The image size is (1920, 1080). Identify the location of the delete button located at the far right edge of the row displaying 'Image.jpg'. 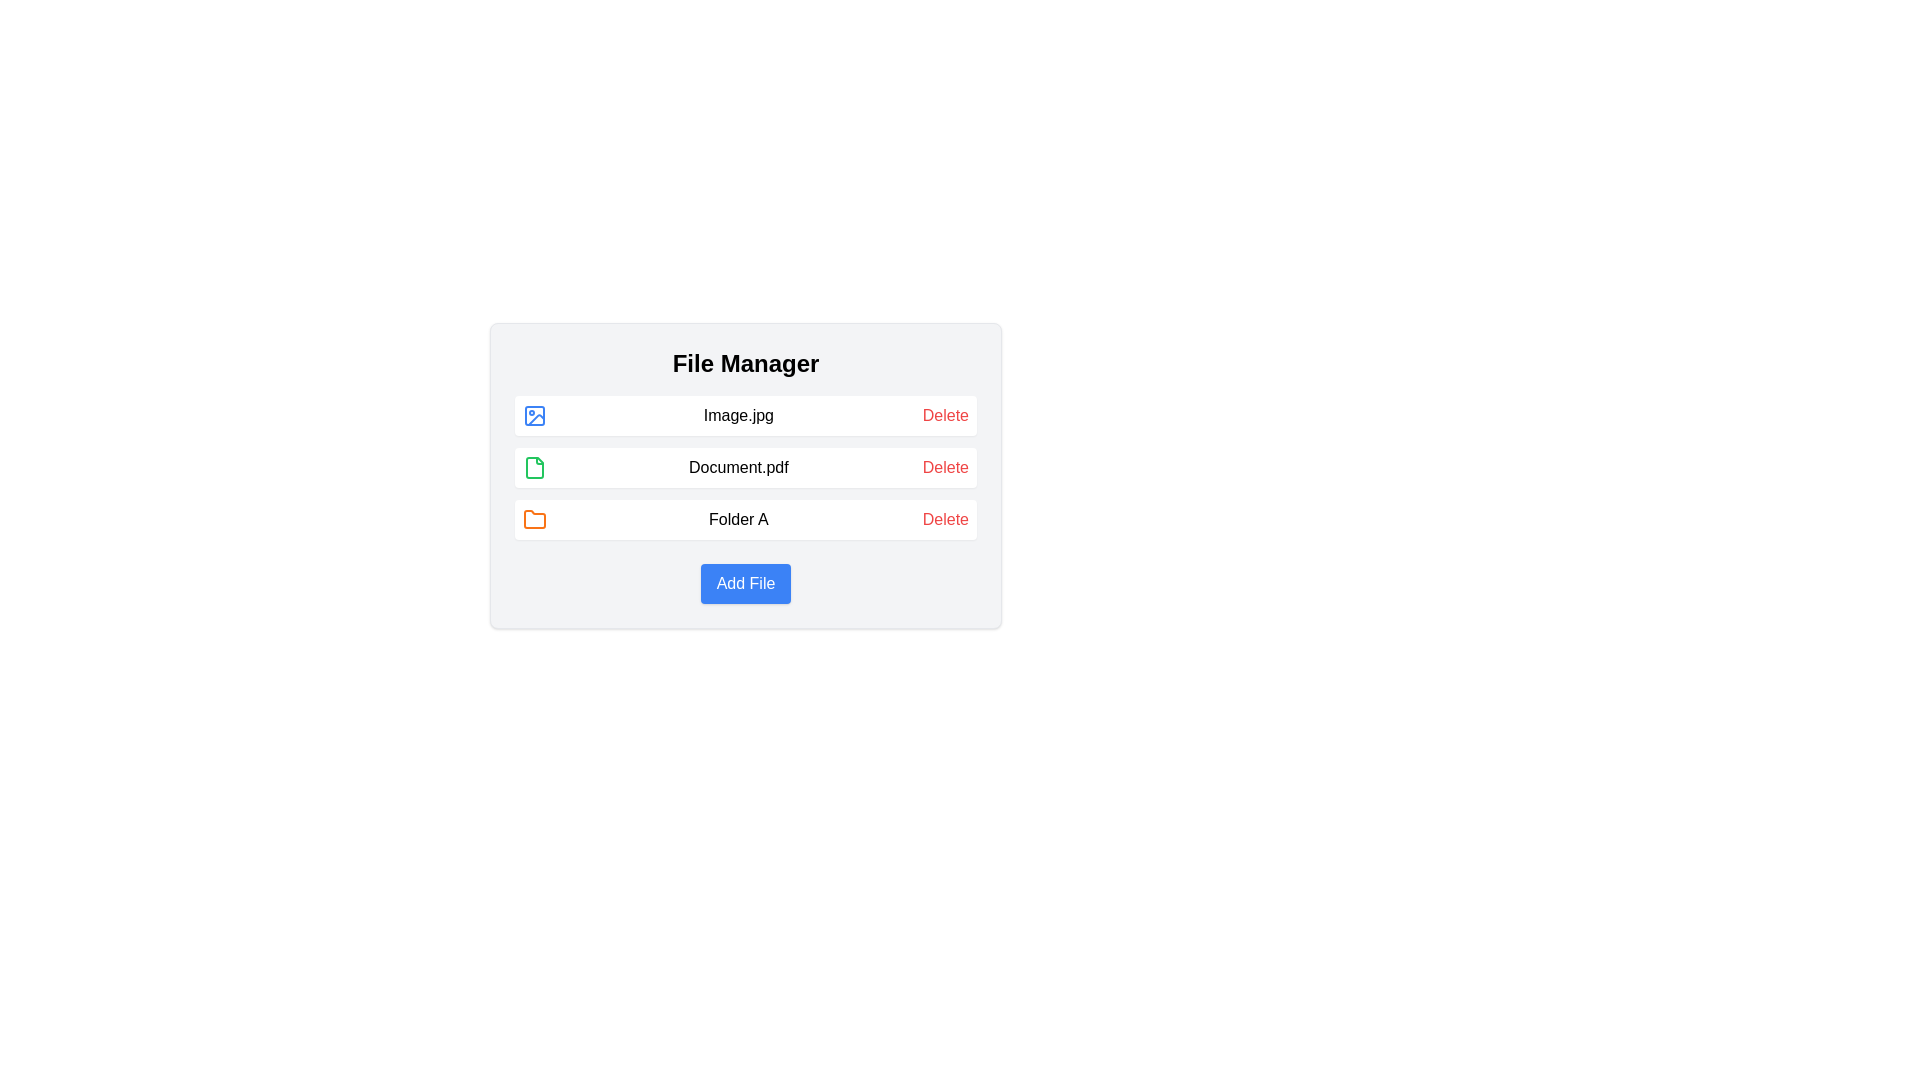
(944, 415).